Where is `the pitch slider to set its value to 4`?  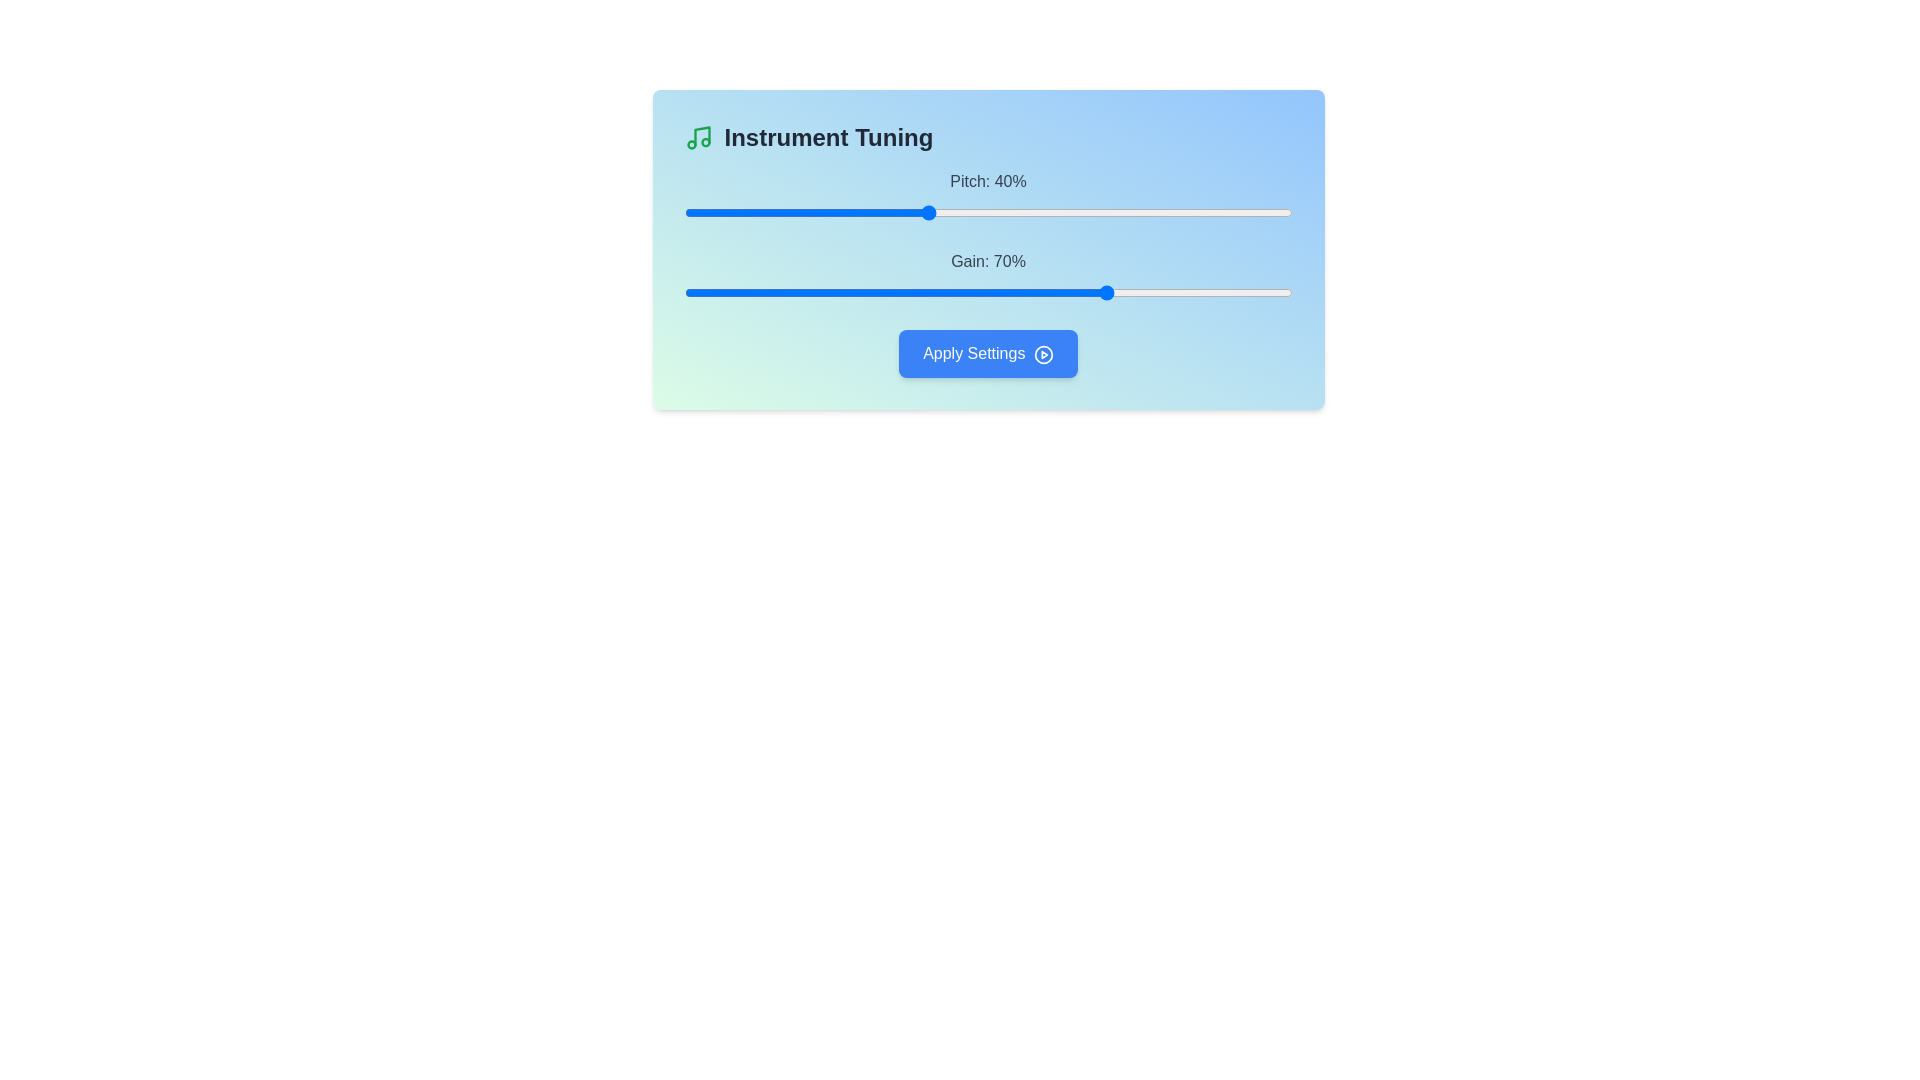 the pitch slider to set its value to 4 is located at coordinates (708, 212).